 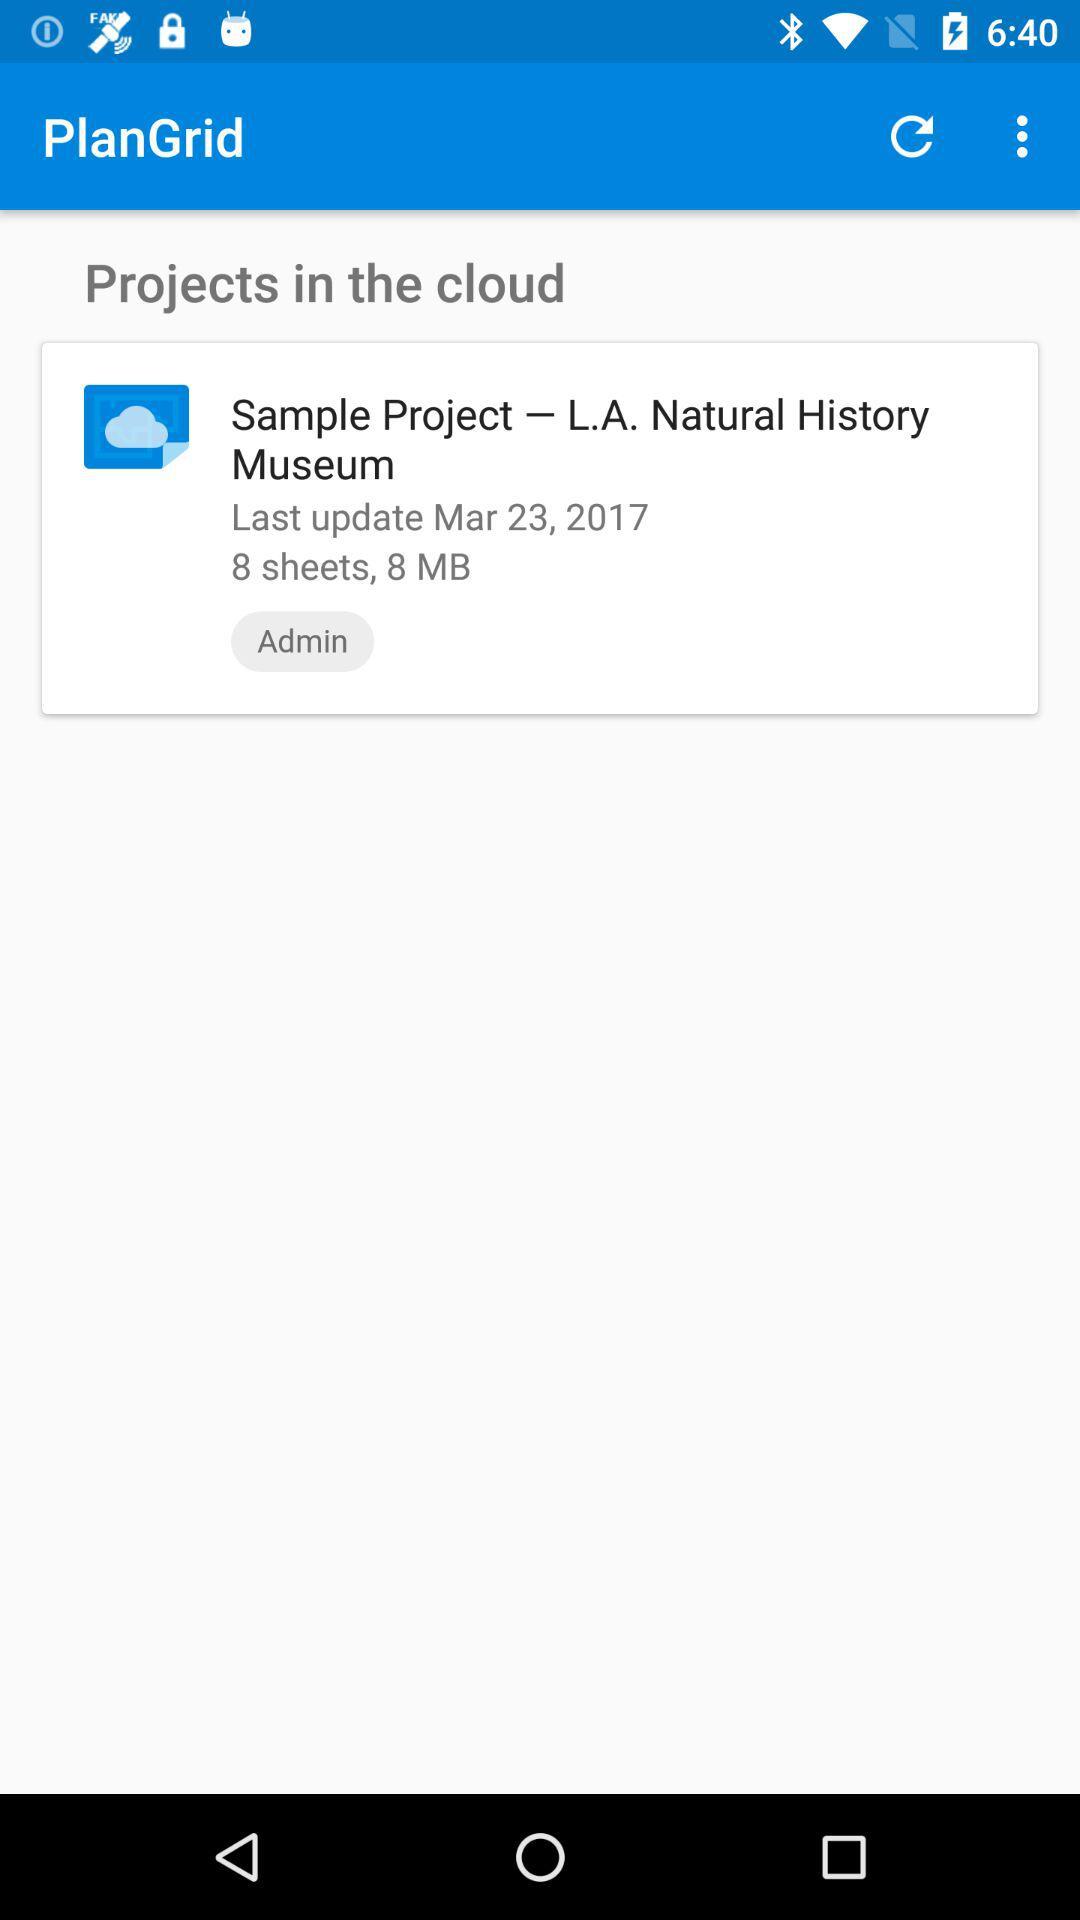 I want to click on the icon to the right of the plangrid item, so click(x=911, y=135).